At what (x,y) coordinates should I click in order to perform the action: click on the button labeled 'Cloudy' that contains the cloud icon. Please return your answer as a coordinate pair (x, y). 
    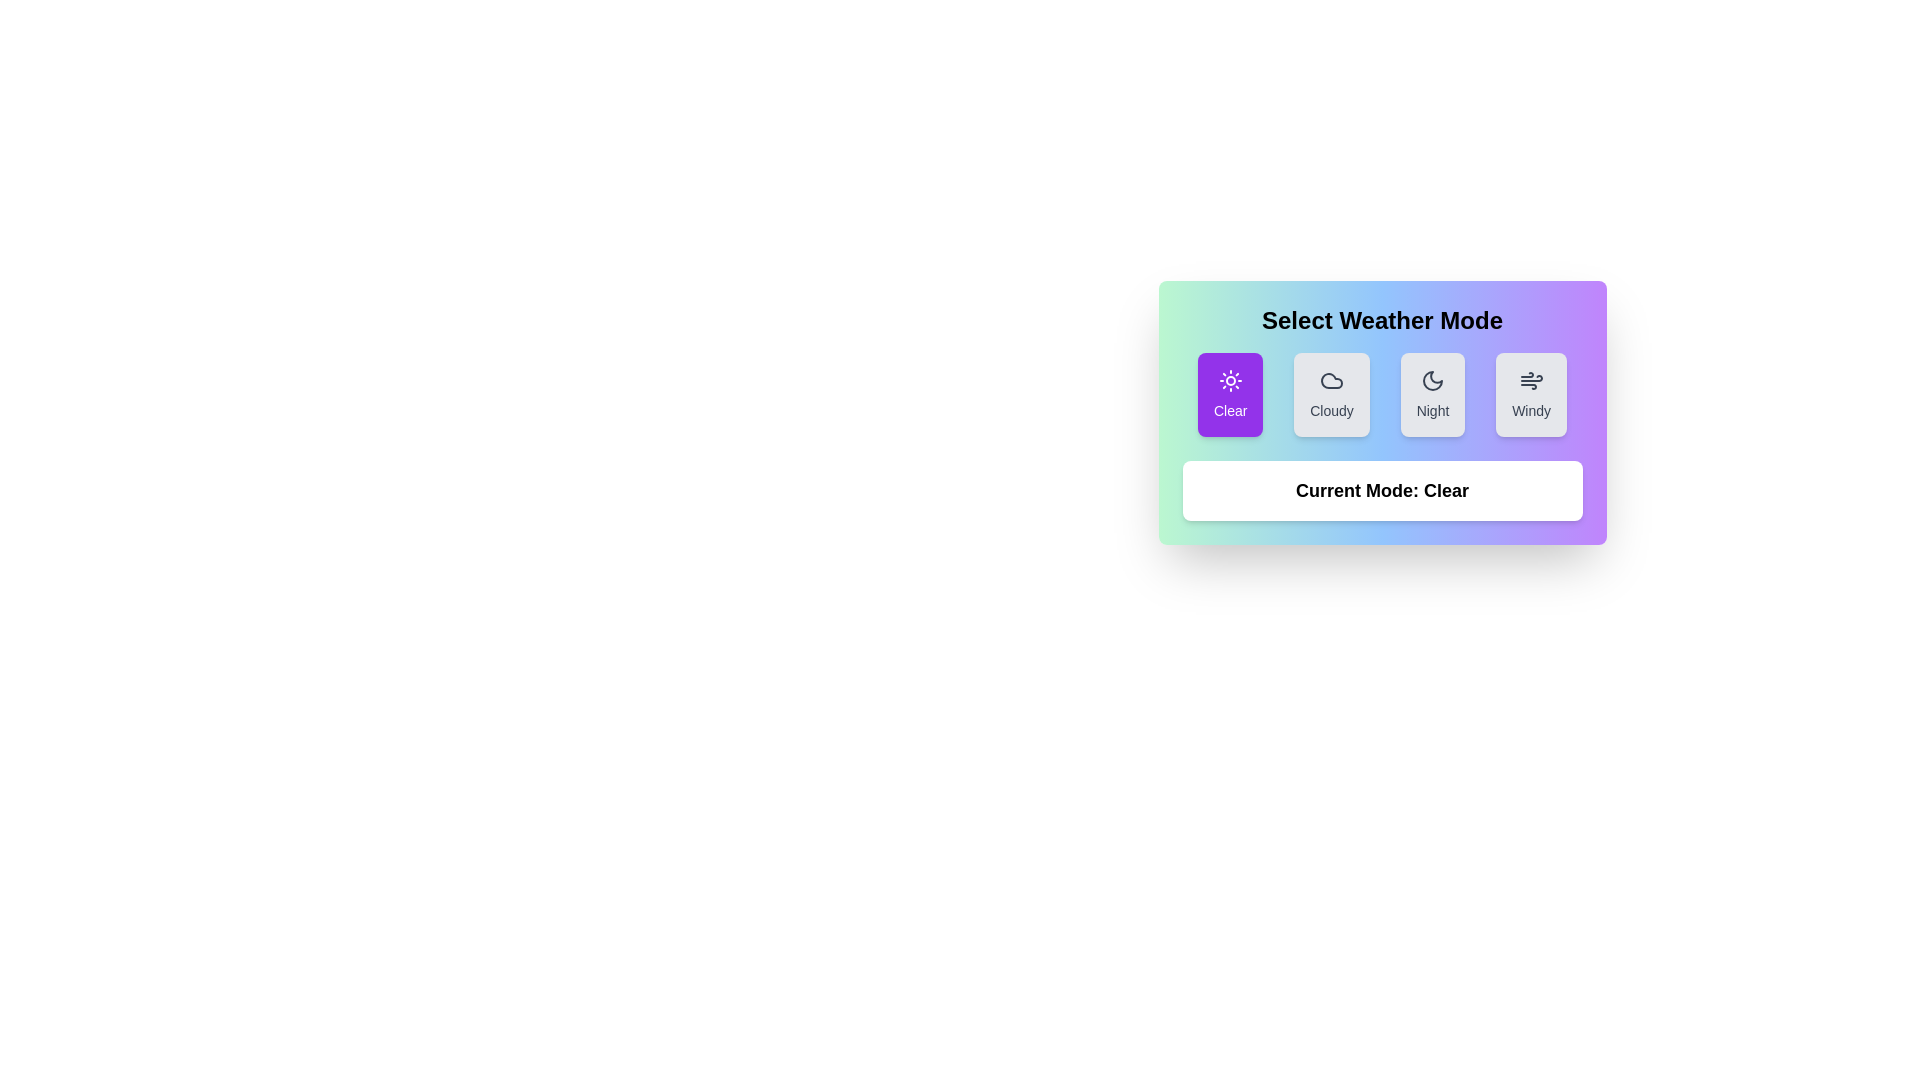
    Looking at the image, I should click on (1331, 381).